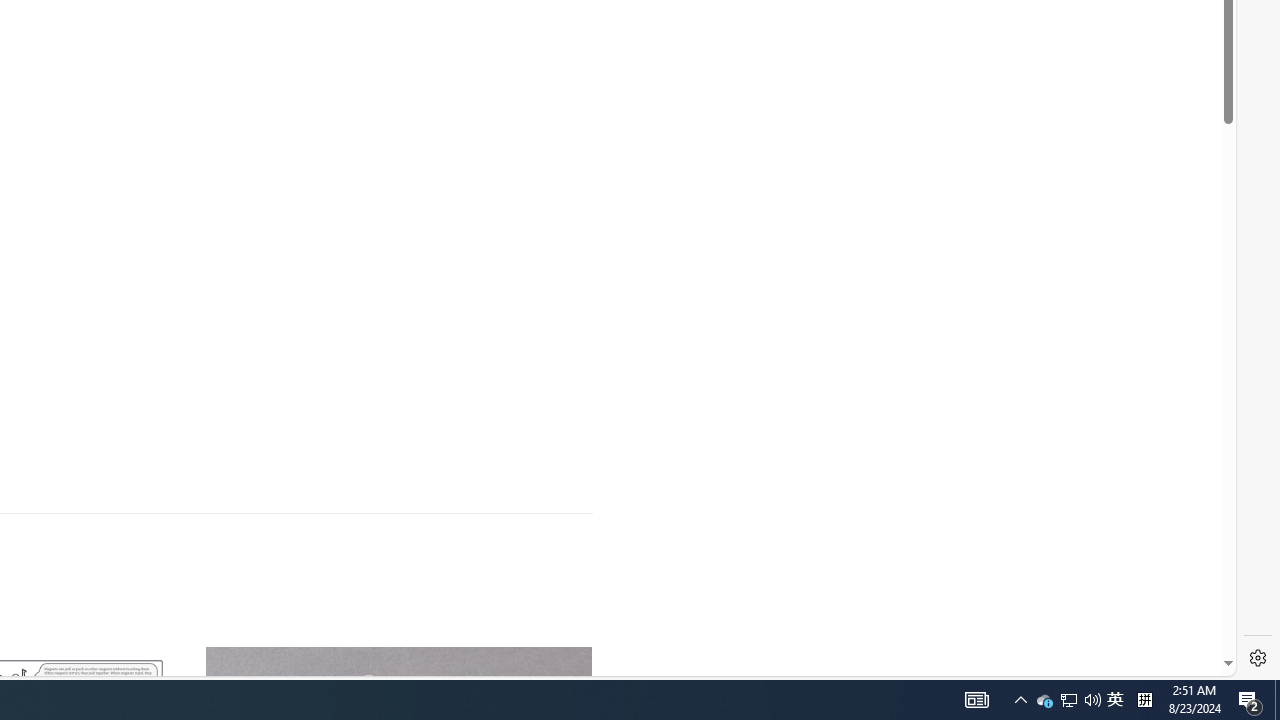 This screenshot has width=1280, height=720. I want to click on 'Settings', so click(1257, 658).